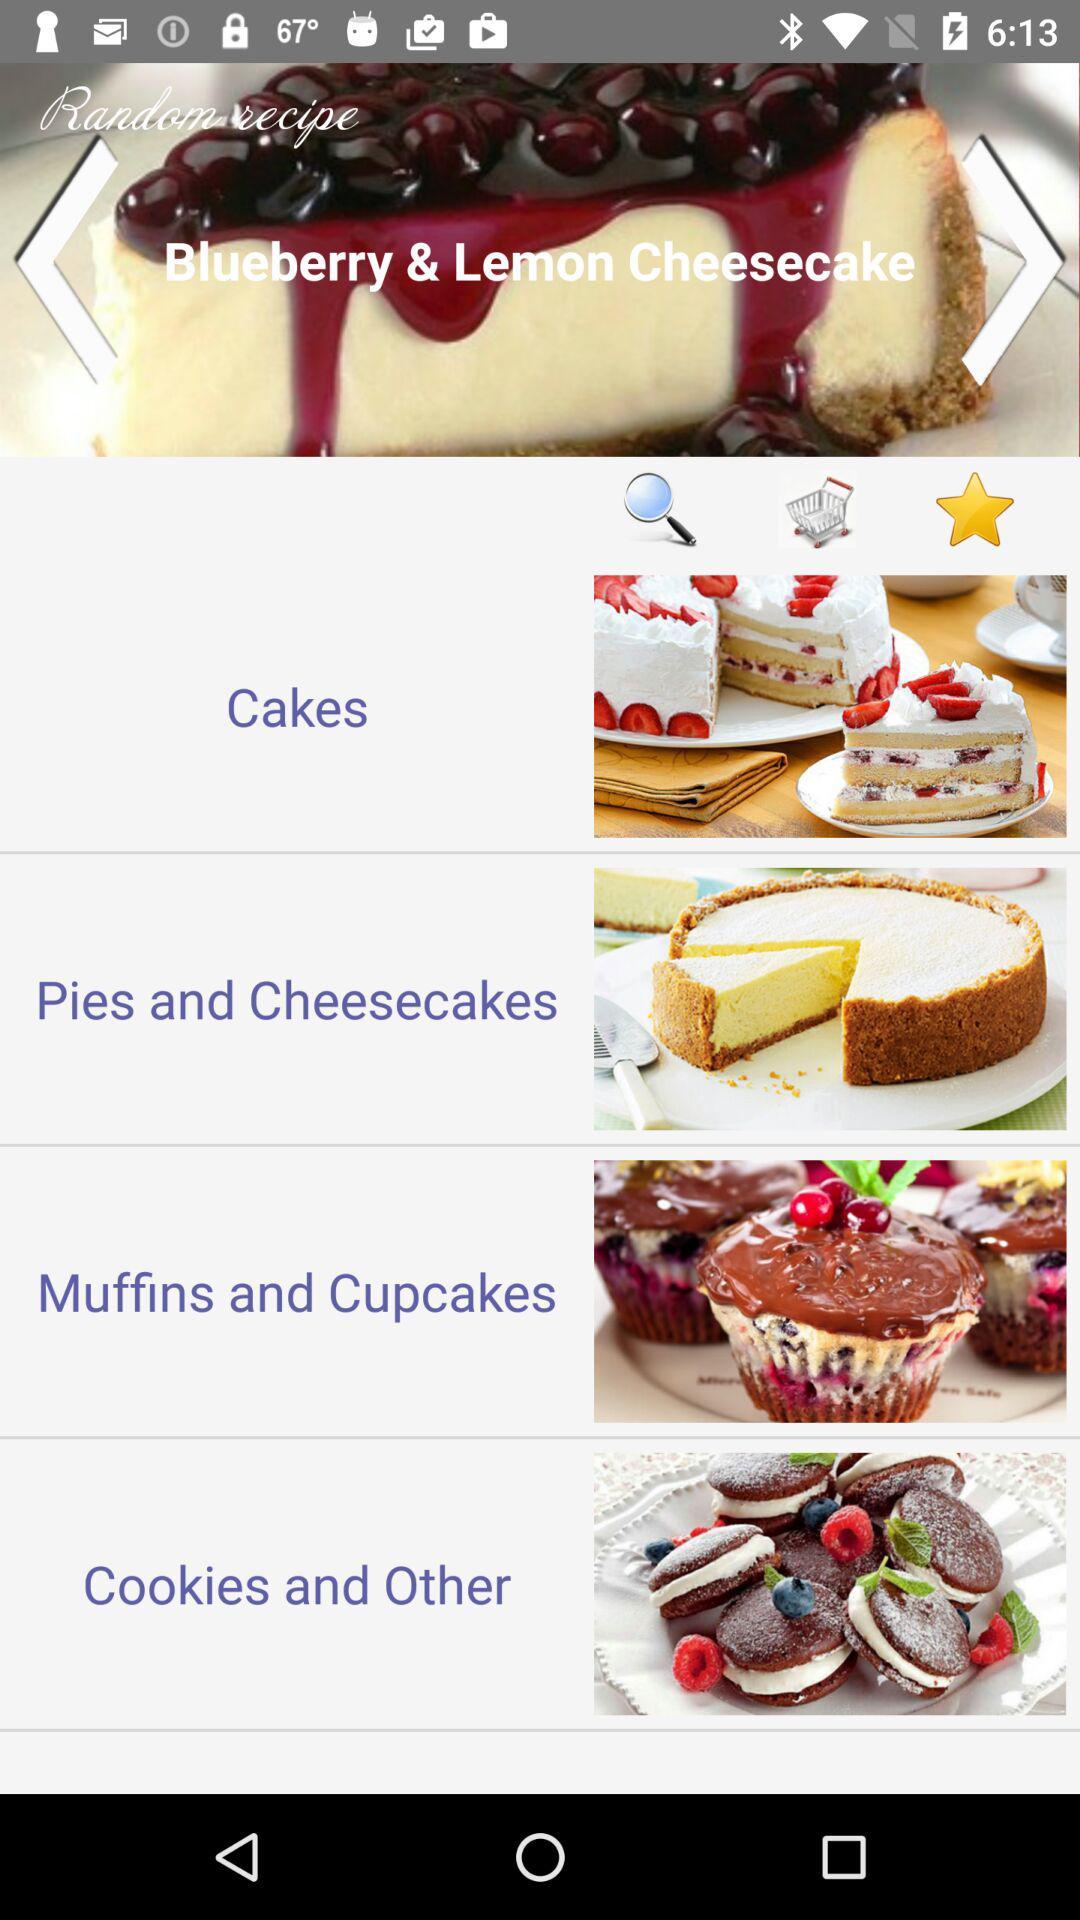 The image size is (1080, 1920). I want to click on next slide, so click(1014, 258).